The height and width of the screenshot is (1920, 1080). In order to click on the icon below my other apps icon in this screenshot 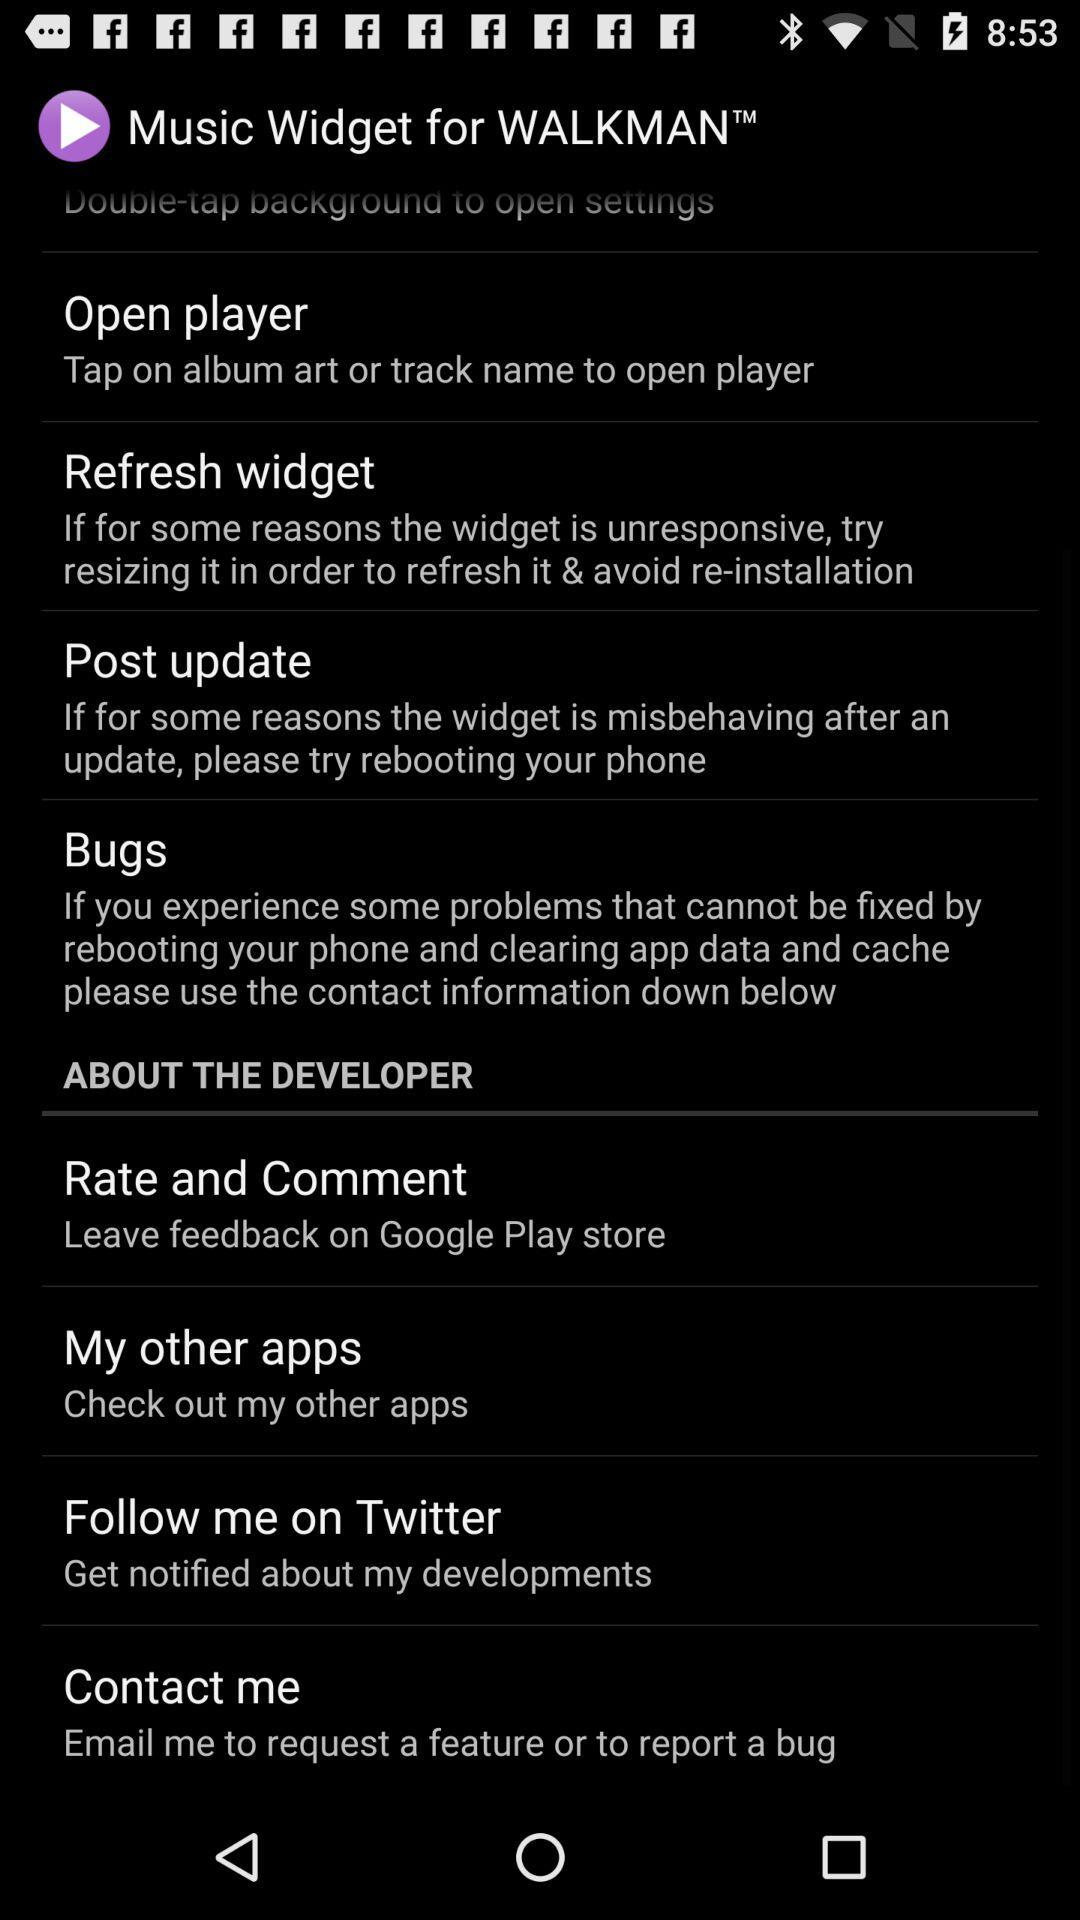, I will do `click(264, 1401)`.